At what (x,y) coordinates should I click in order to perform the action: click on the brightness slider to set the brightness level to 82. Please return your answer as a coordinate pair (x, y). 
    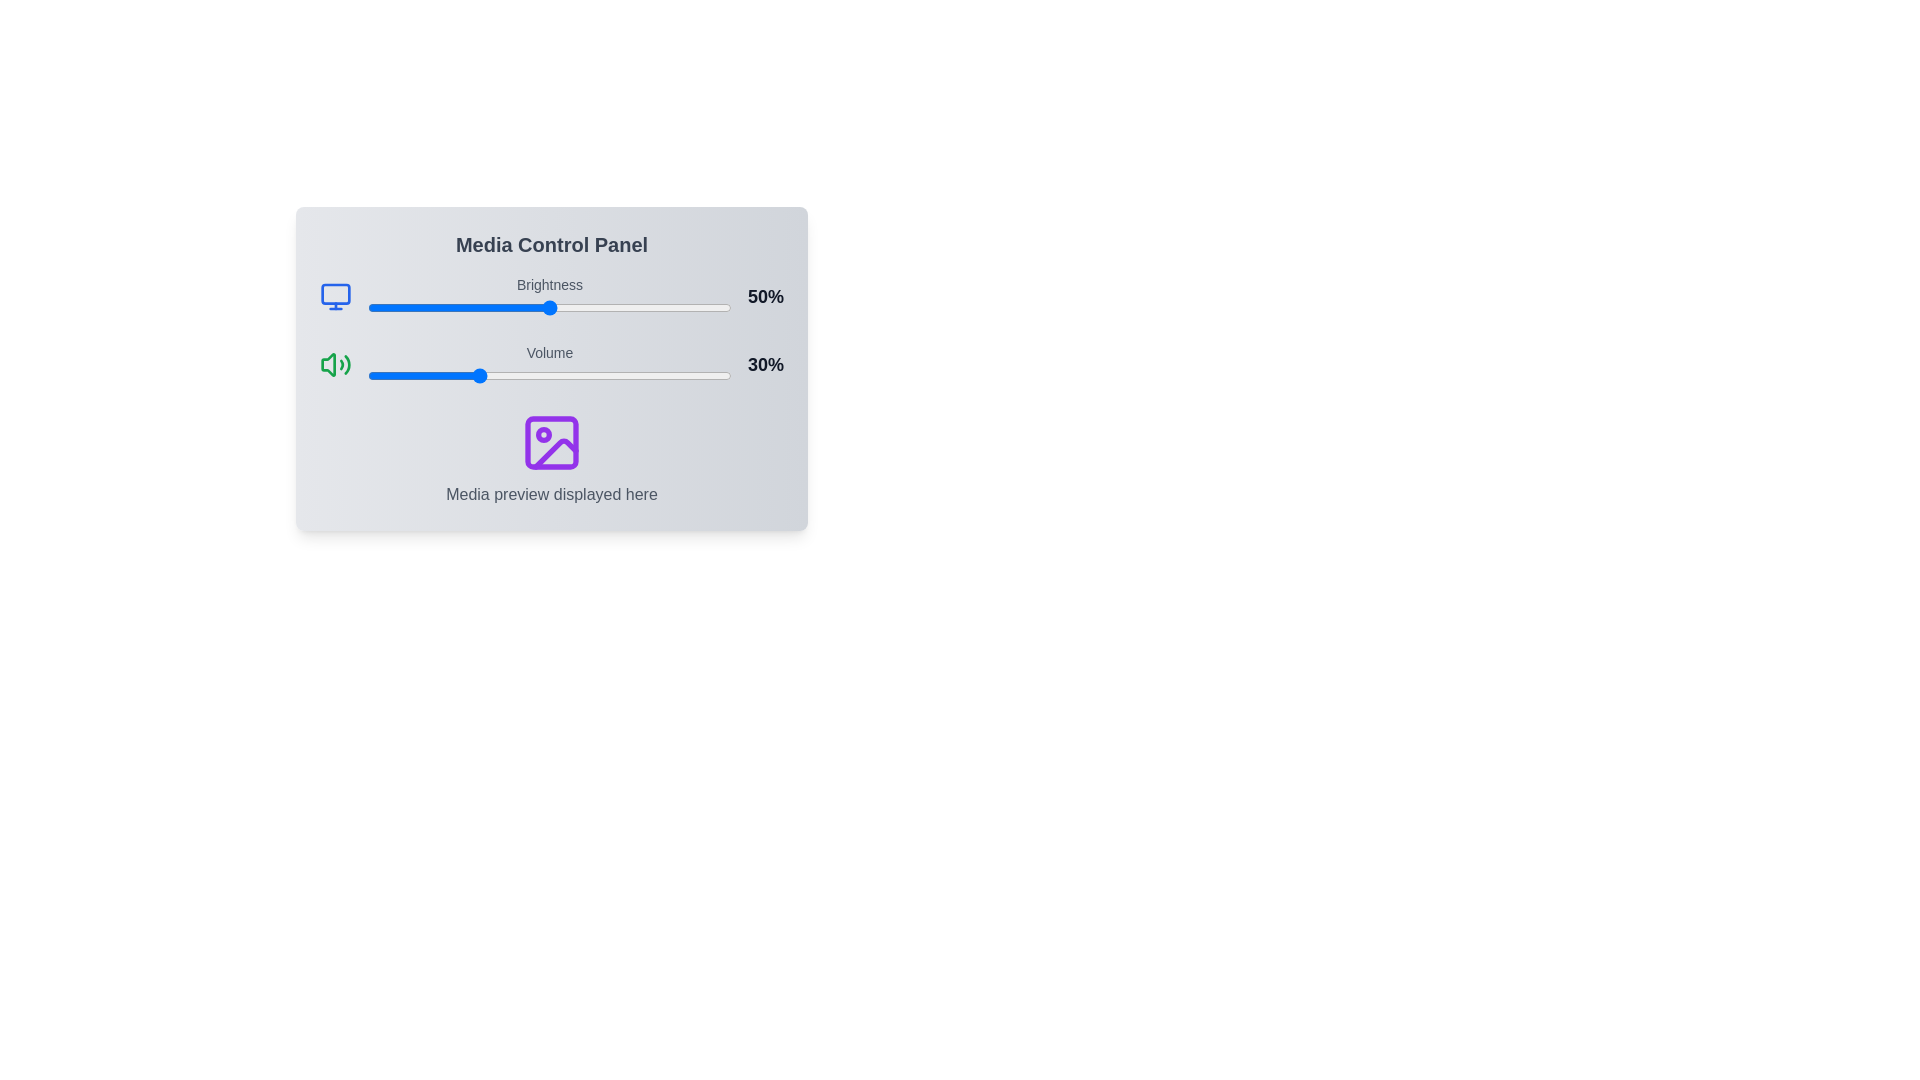
    Looking at the image, I should click on (665, 308).